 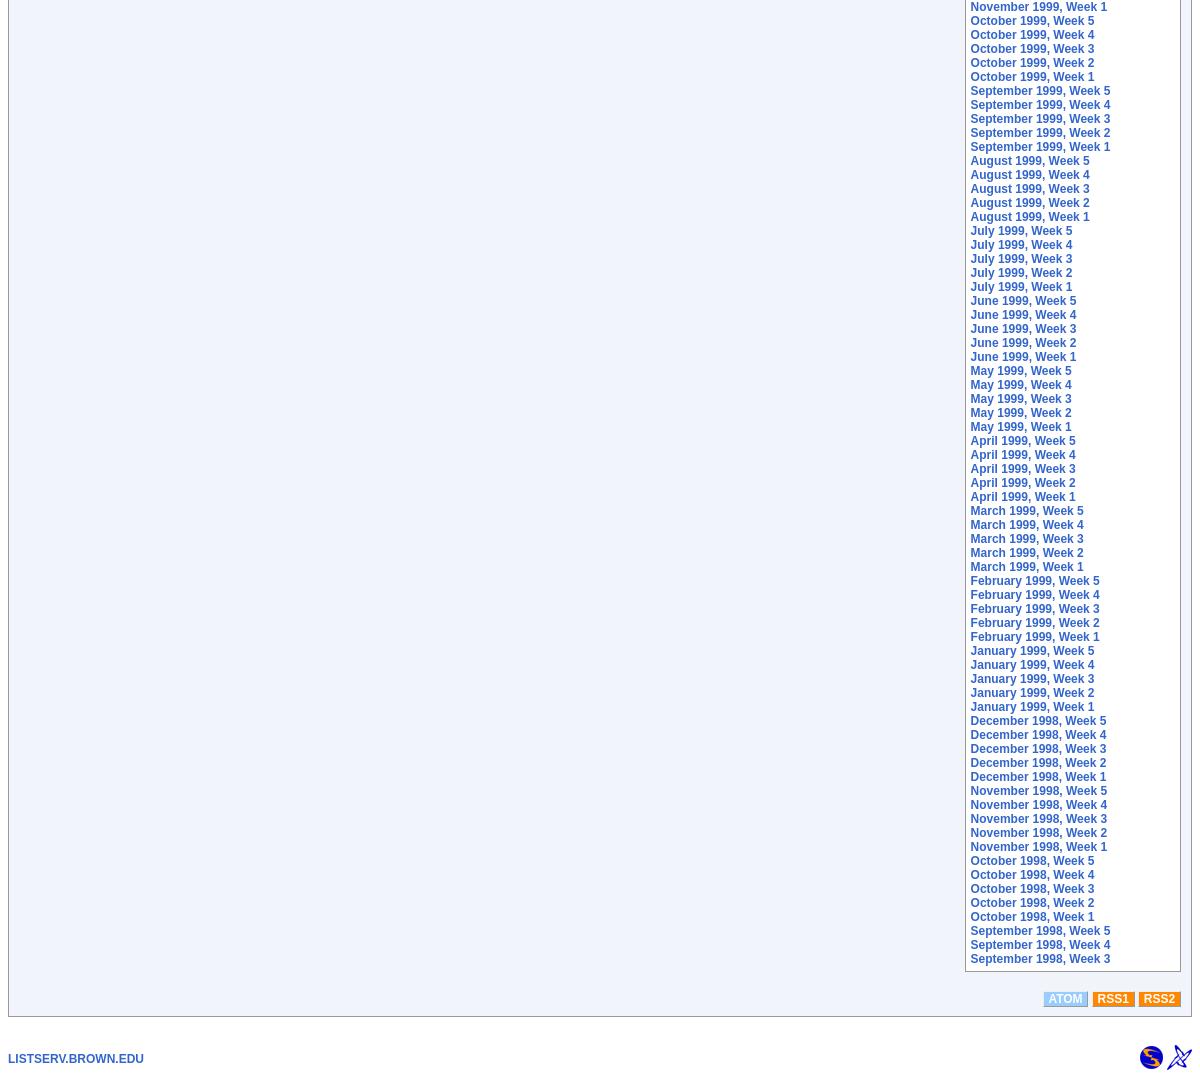 I want to click on 'August 1999, Week 5', so click(x=969, y=159).